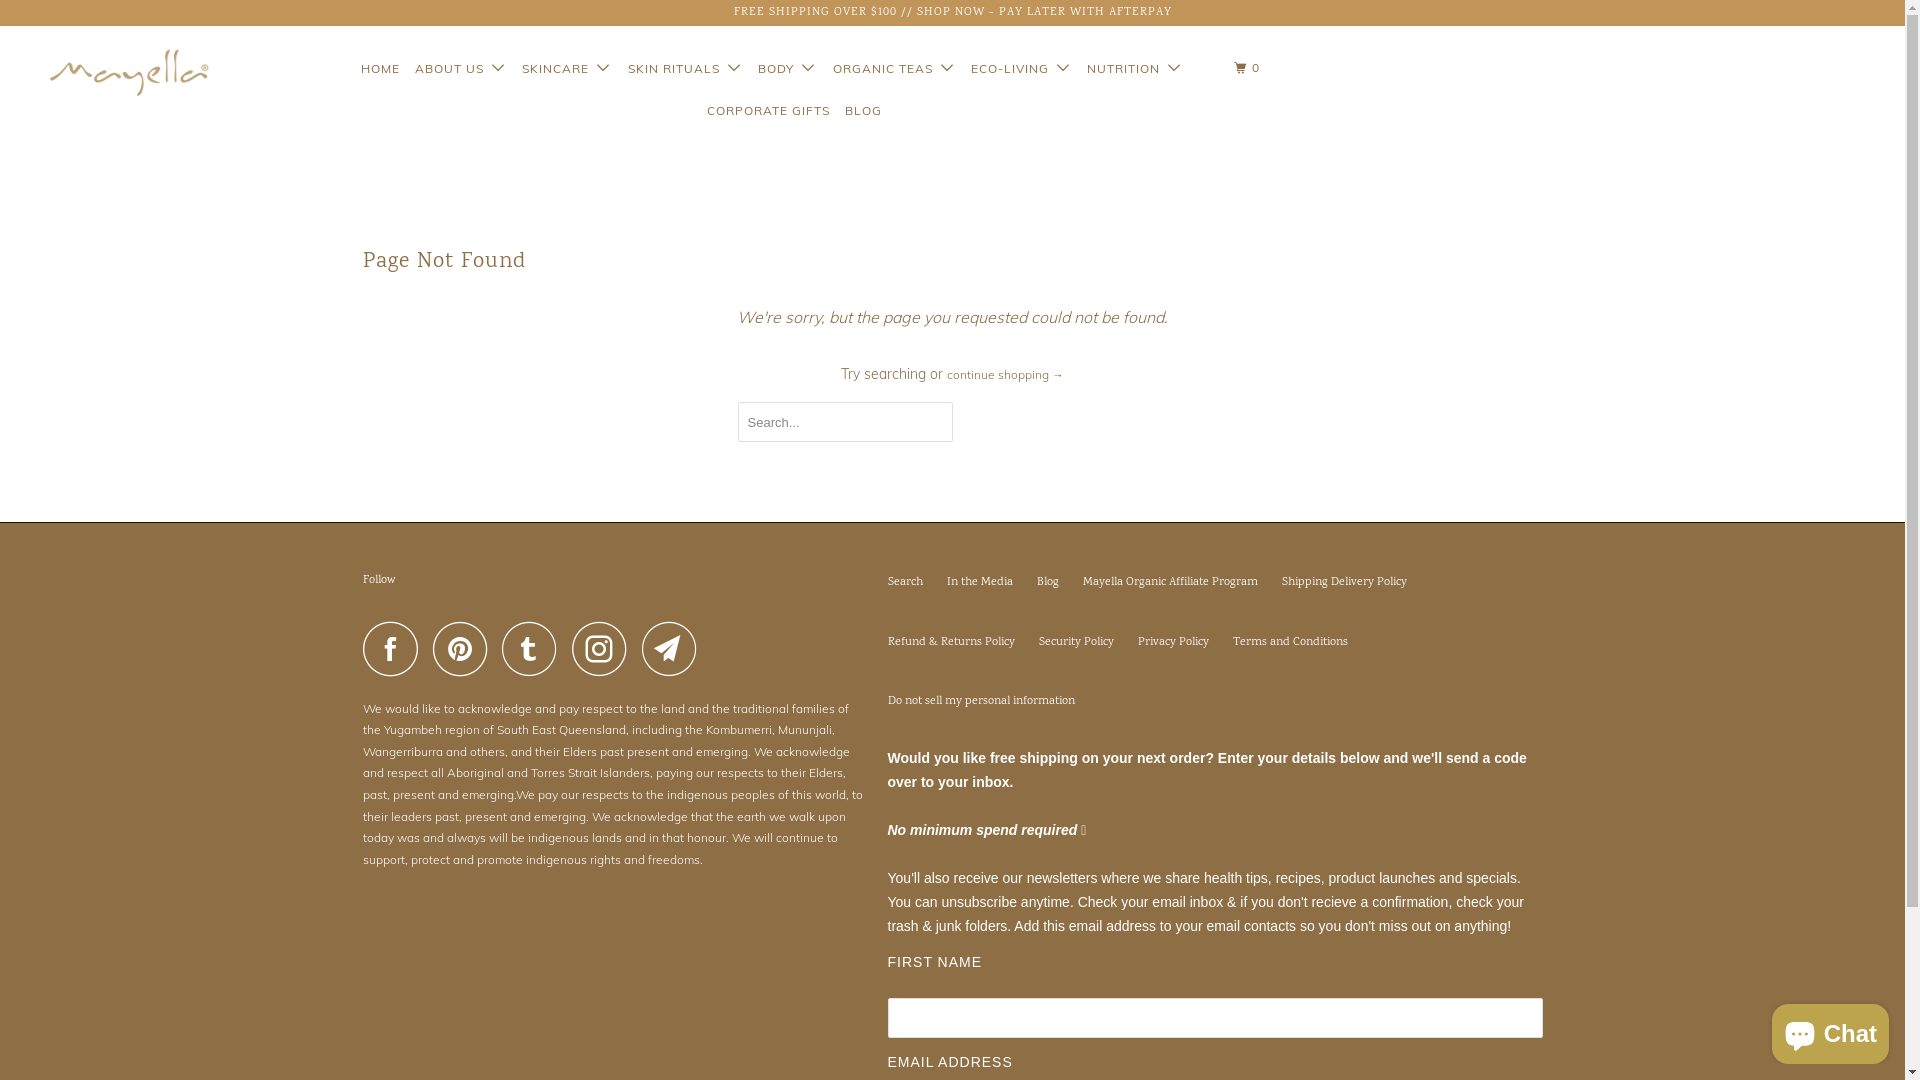 This screenshot has width=1920, height=1080. Describe the element at coordinates (1289, 642) in the screenshot. I see `'Terms and Conditions'` at that location.